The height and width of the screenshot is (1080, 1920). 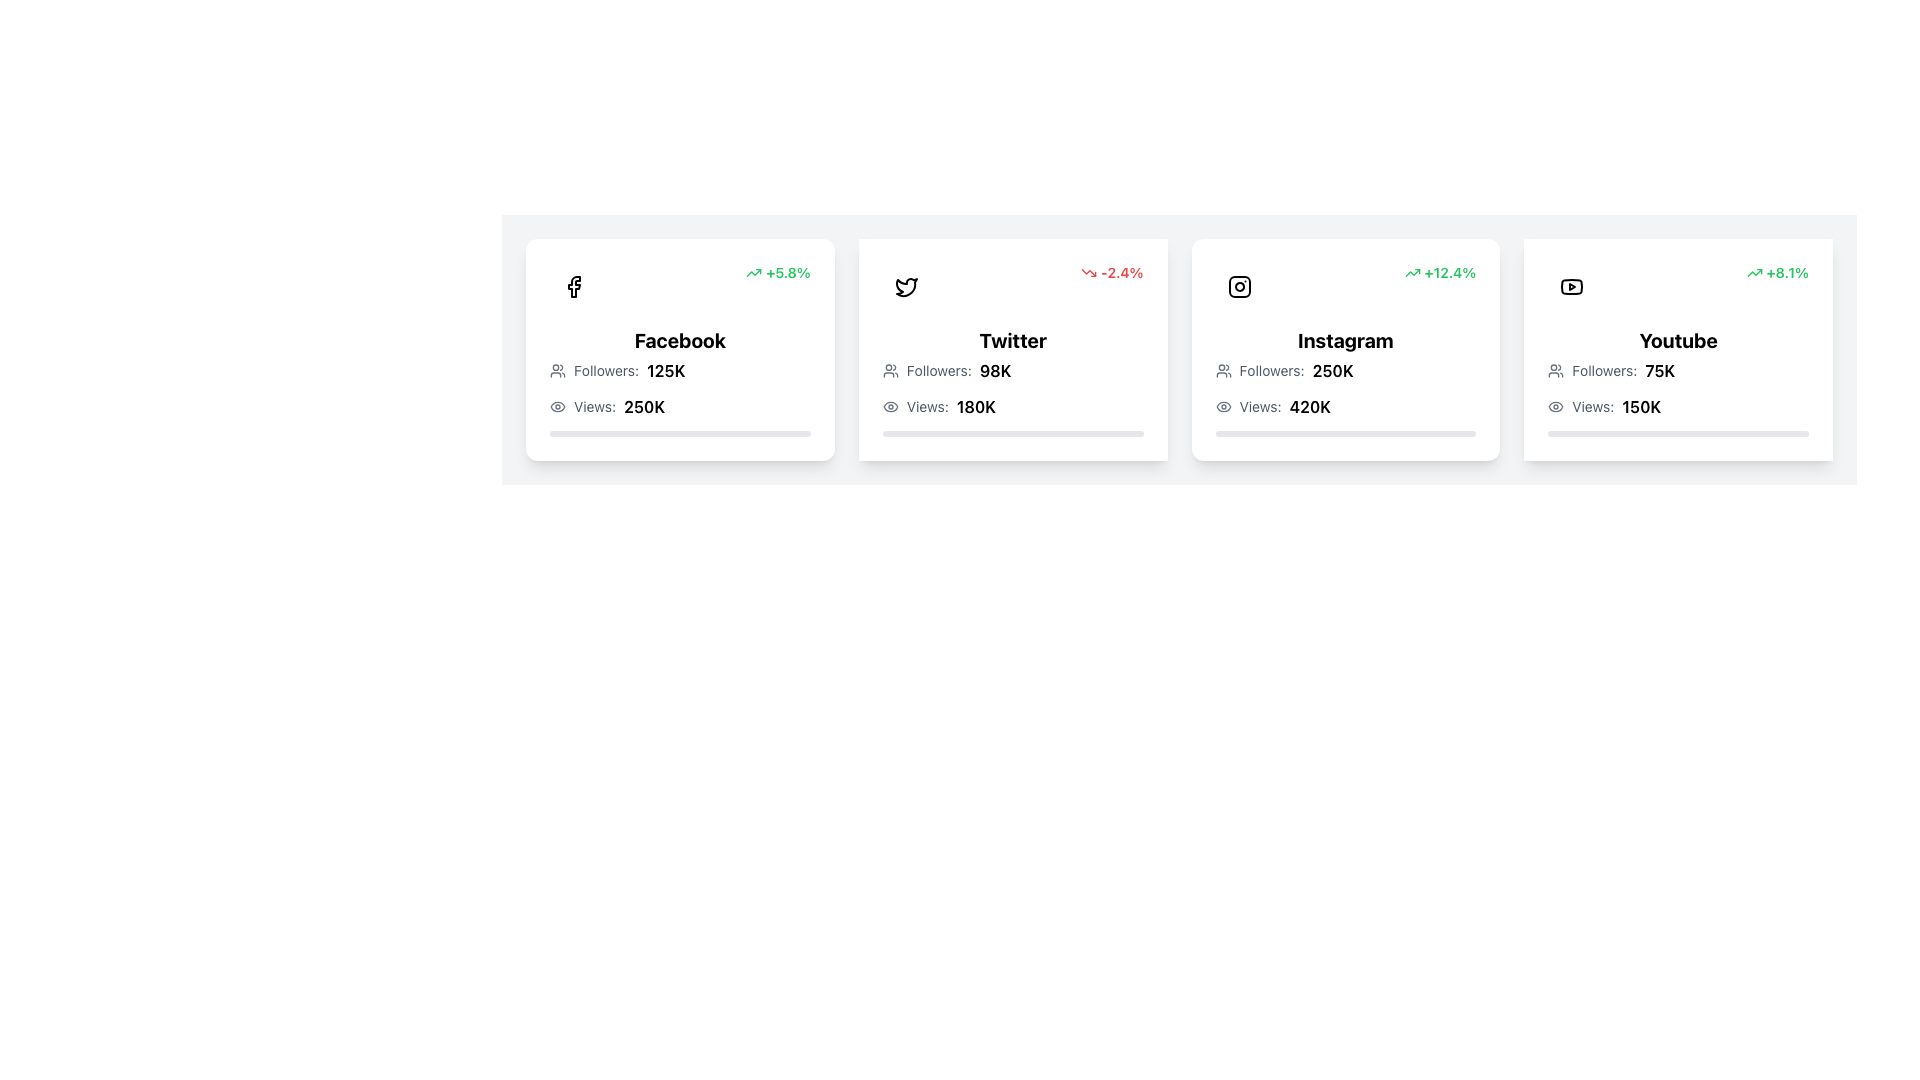 I want to click on the label with an associated icon indicating a negative change in the Twitter card, located in the upper right corner adjacent to the platform's icon and text, so click(x=1111, y=273).